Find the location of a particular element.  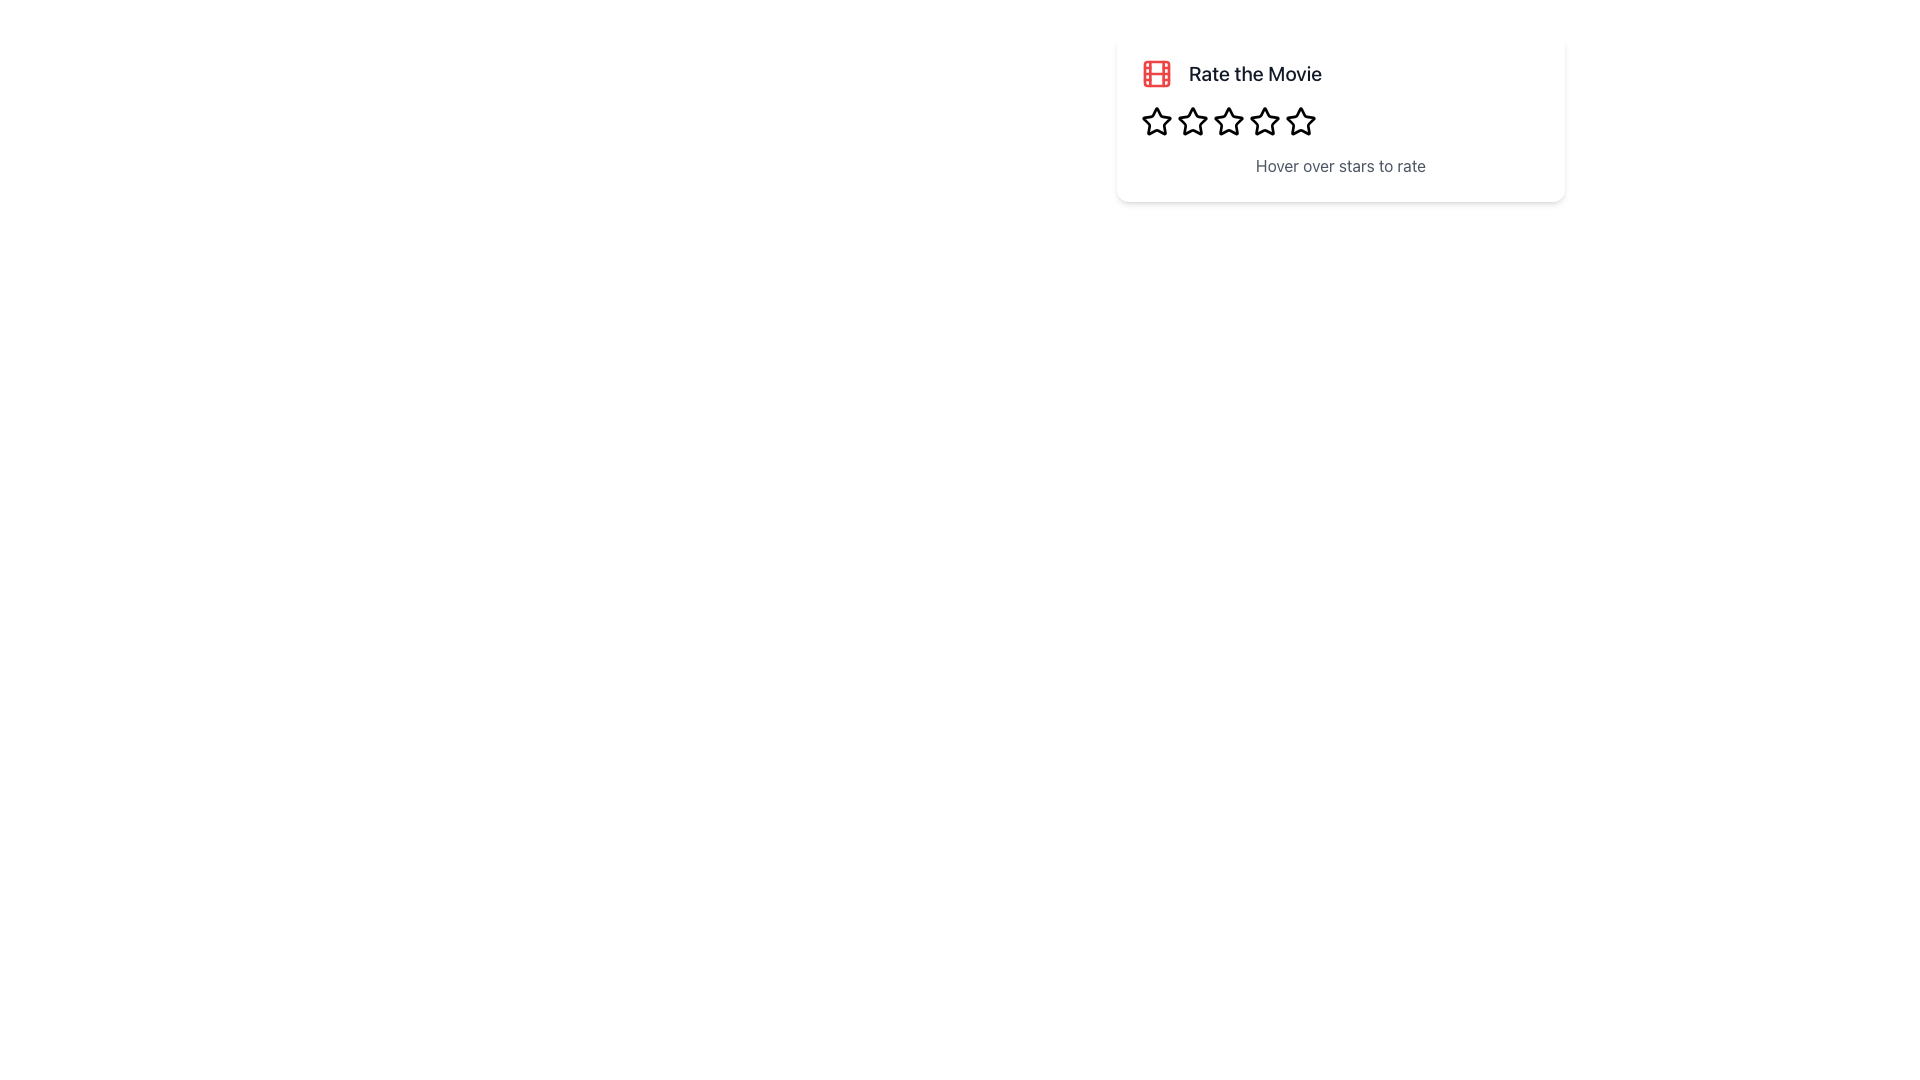

the second star icon in the rating widget is located at coordinates (1191, 120).